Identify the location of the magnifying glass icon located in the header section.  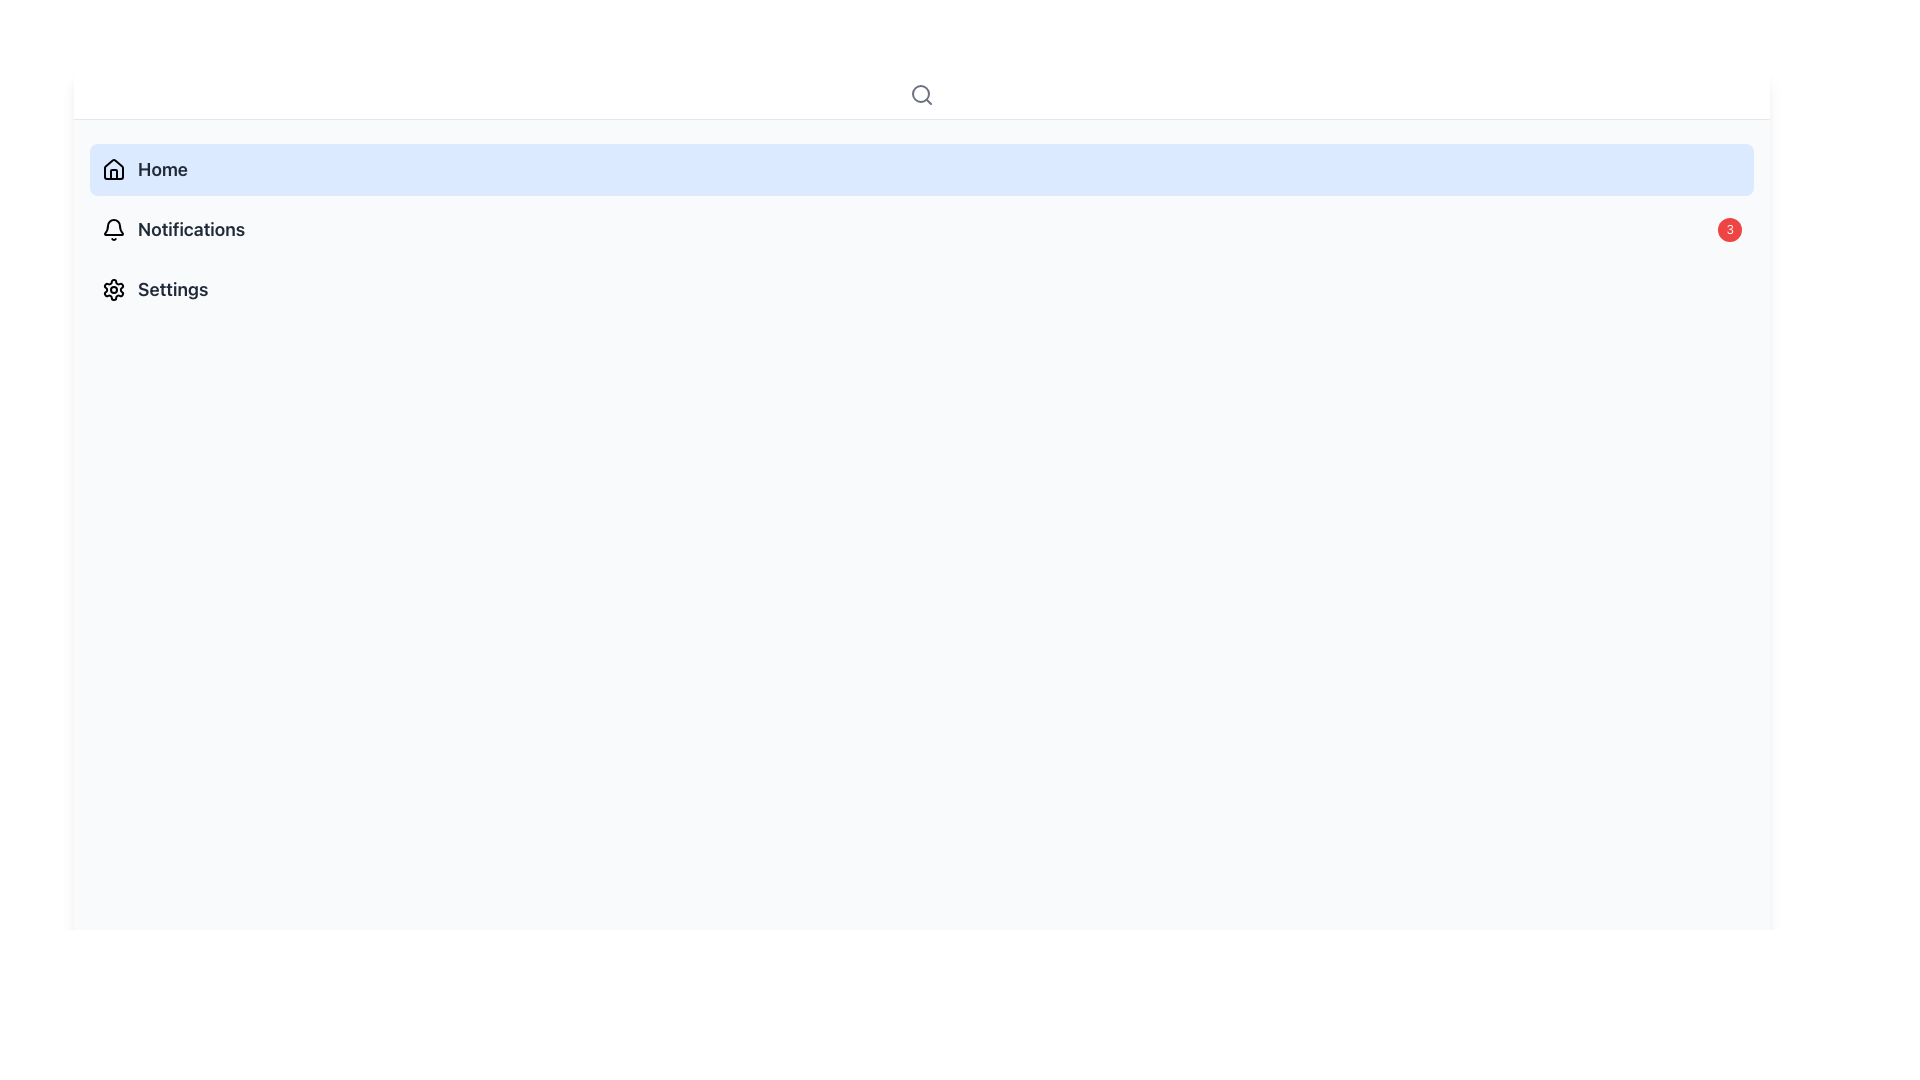
(920, 95).